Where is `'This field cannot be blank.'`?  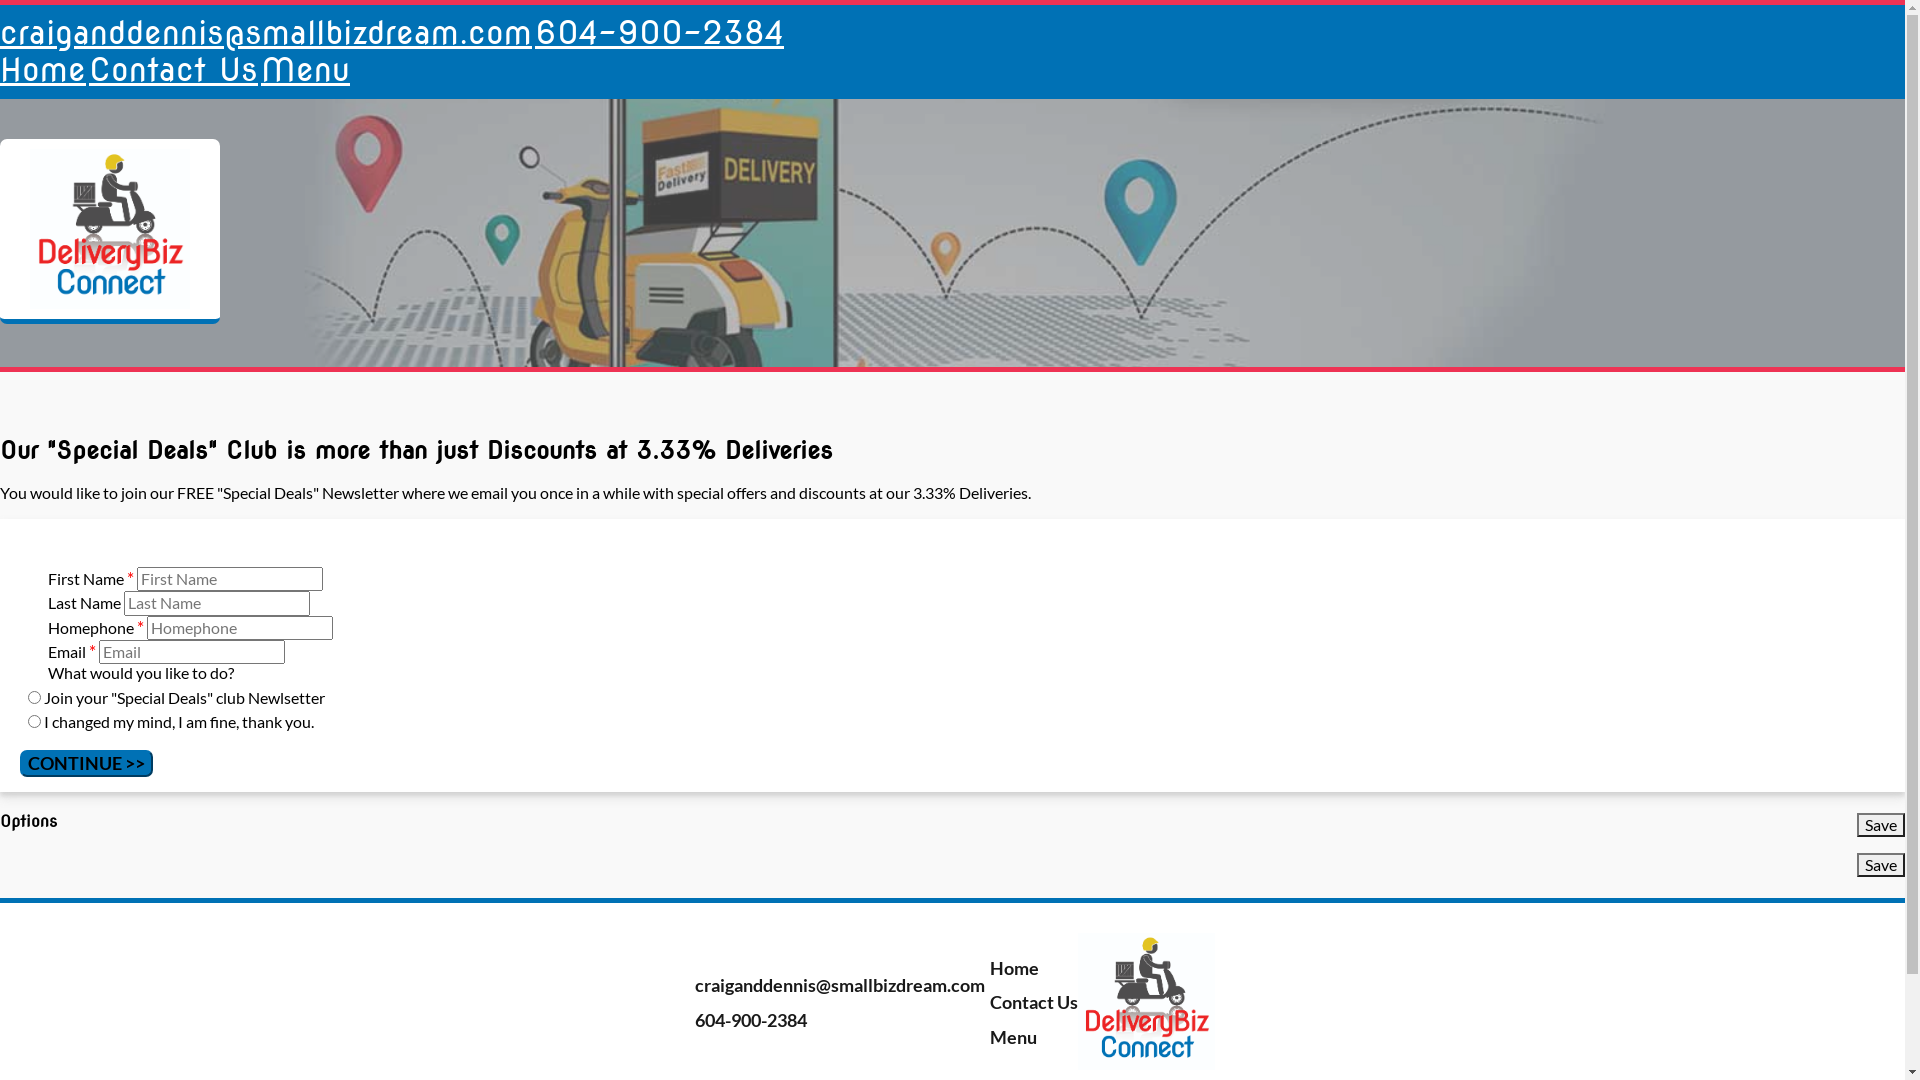 'This field cannot be blank.' is located at coordinates (240, 627).